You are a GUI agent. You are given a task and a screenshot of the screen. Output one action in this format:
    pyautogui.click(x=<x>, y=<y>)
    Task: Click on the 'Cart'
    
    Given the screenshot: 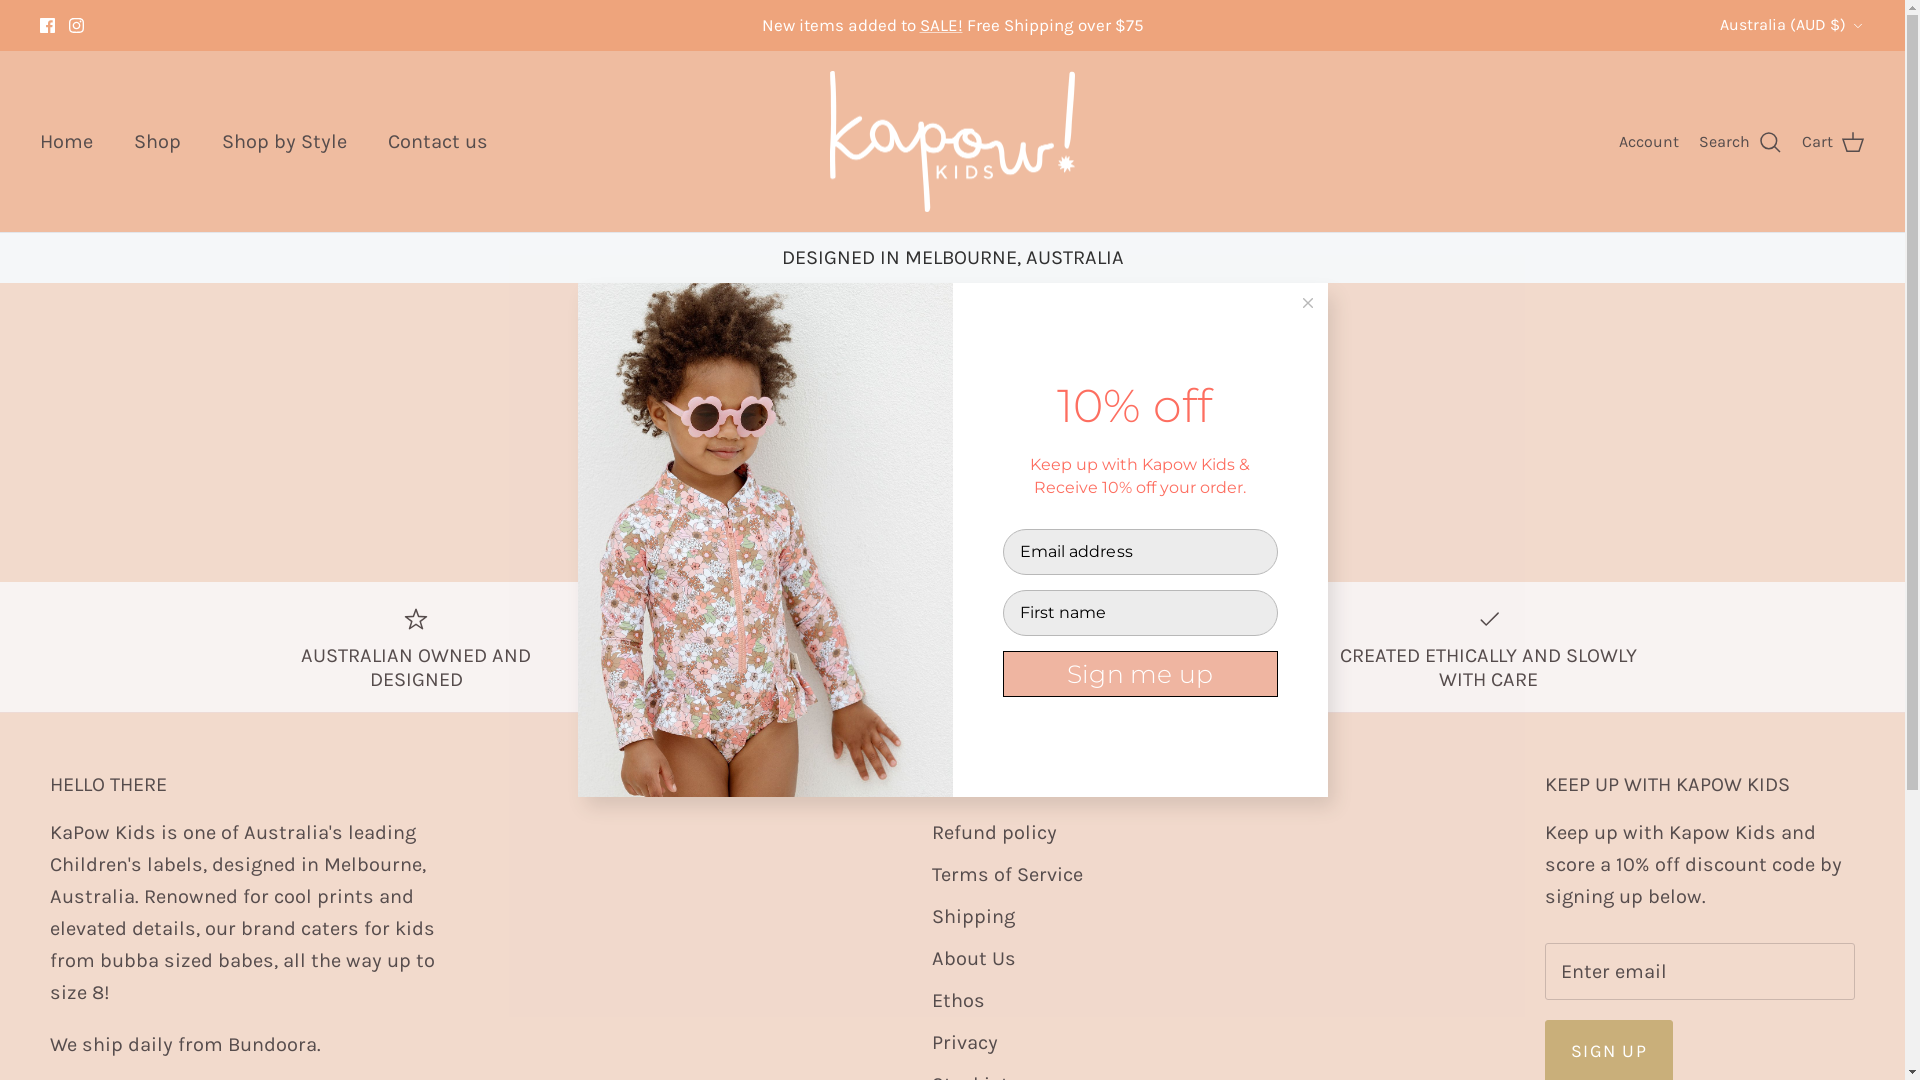 What is the action you would take?
    pyautogui.click(x=1833, y=141)
    